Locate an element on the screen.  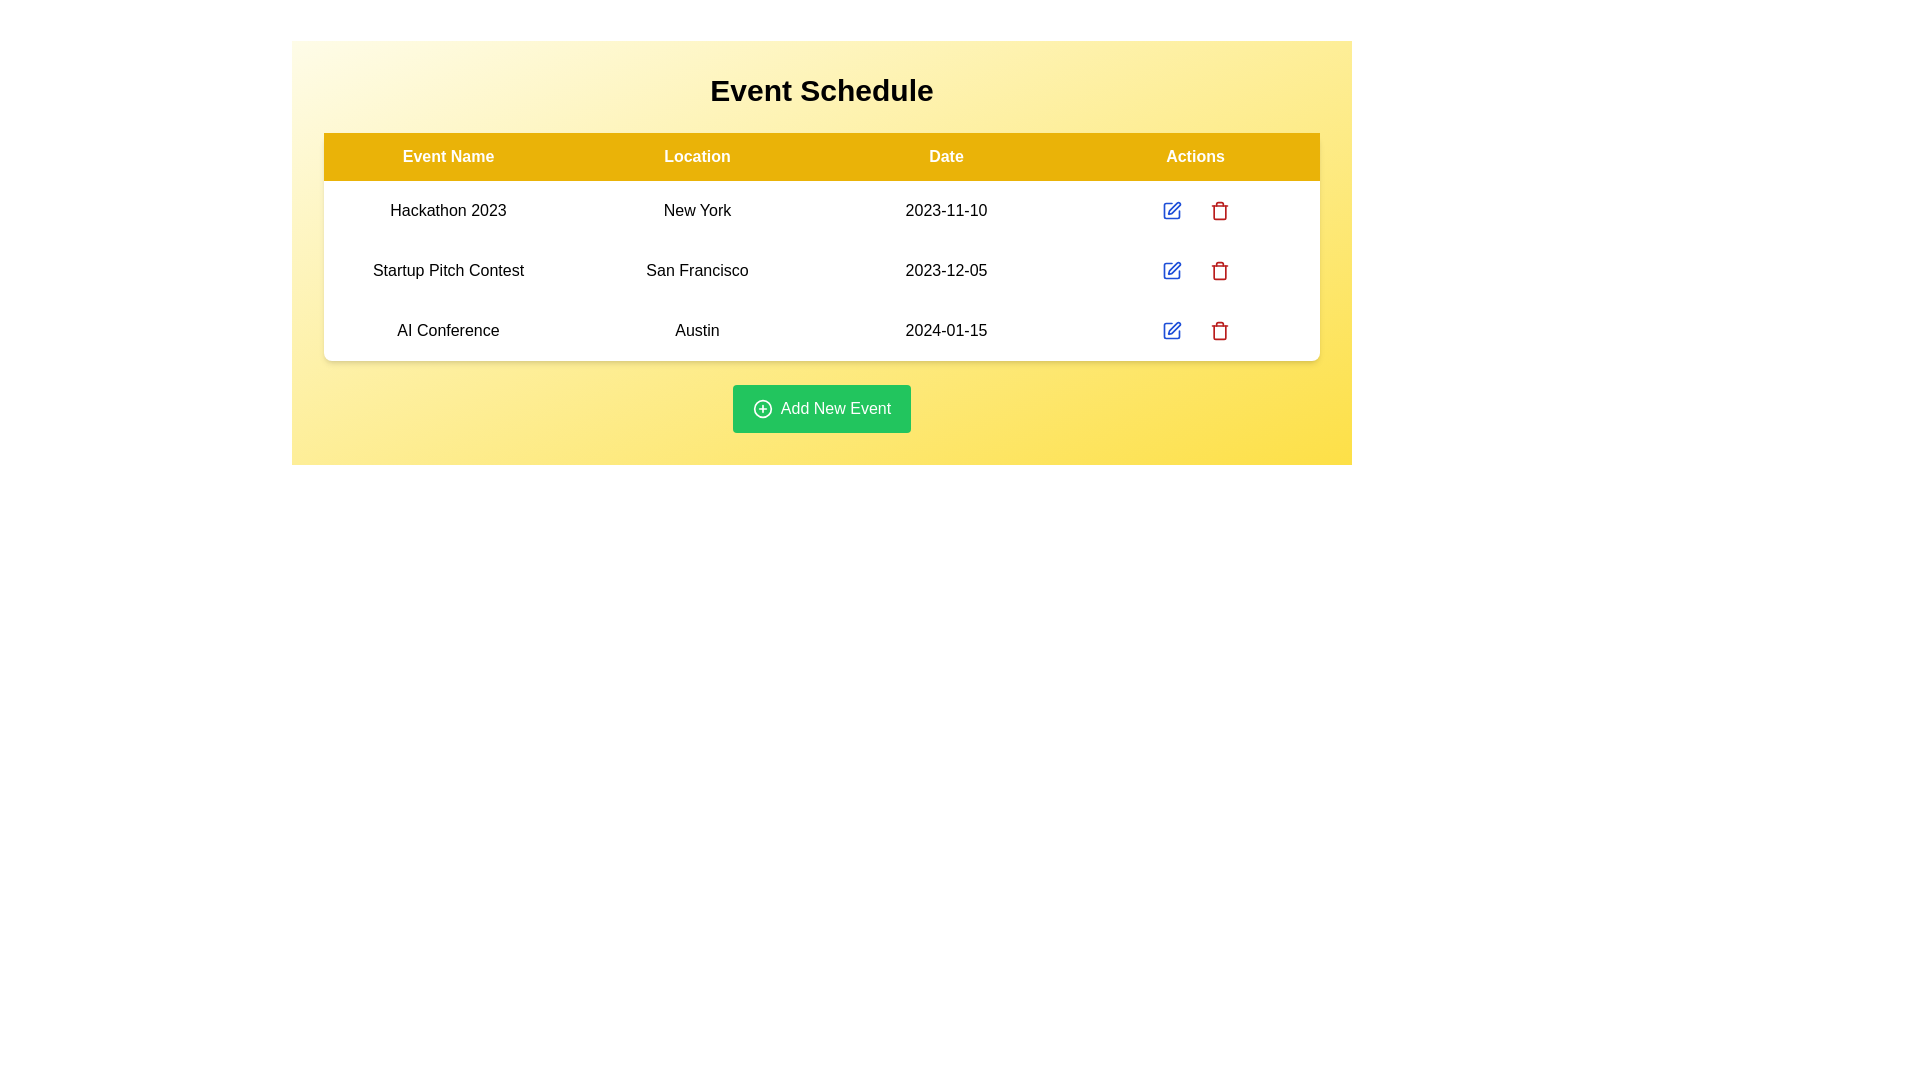
the edit button for the event Hackathon 2023 is located at coordinates (1171, 211).